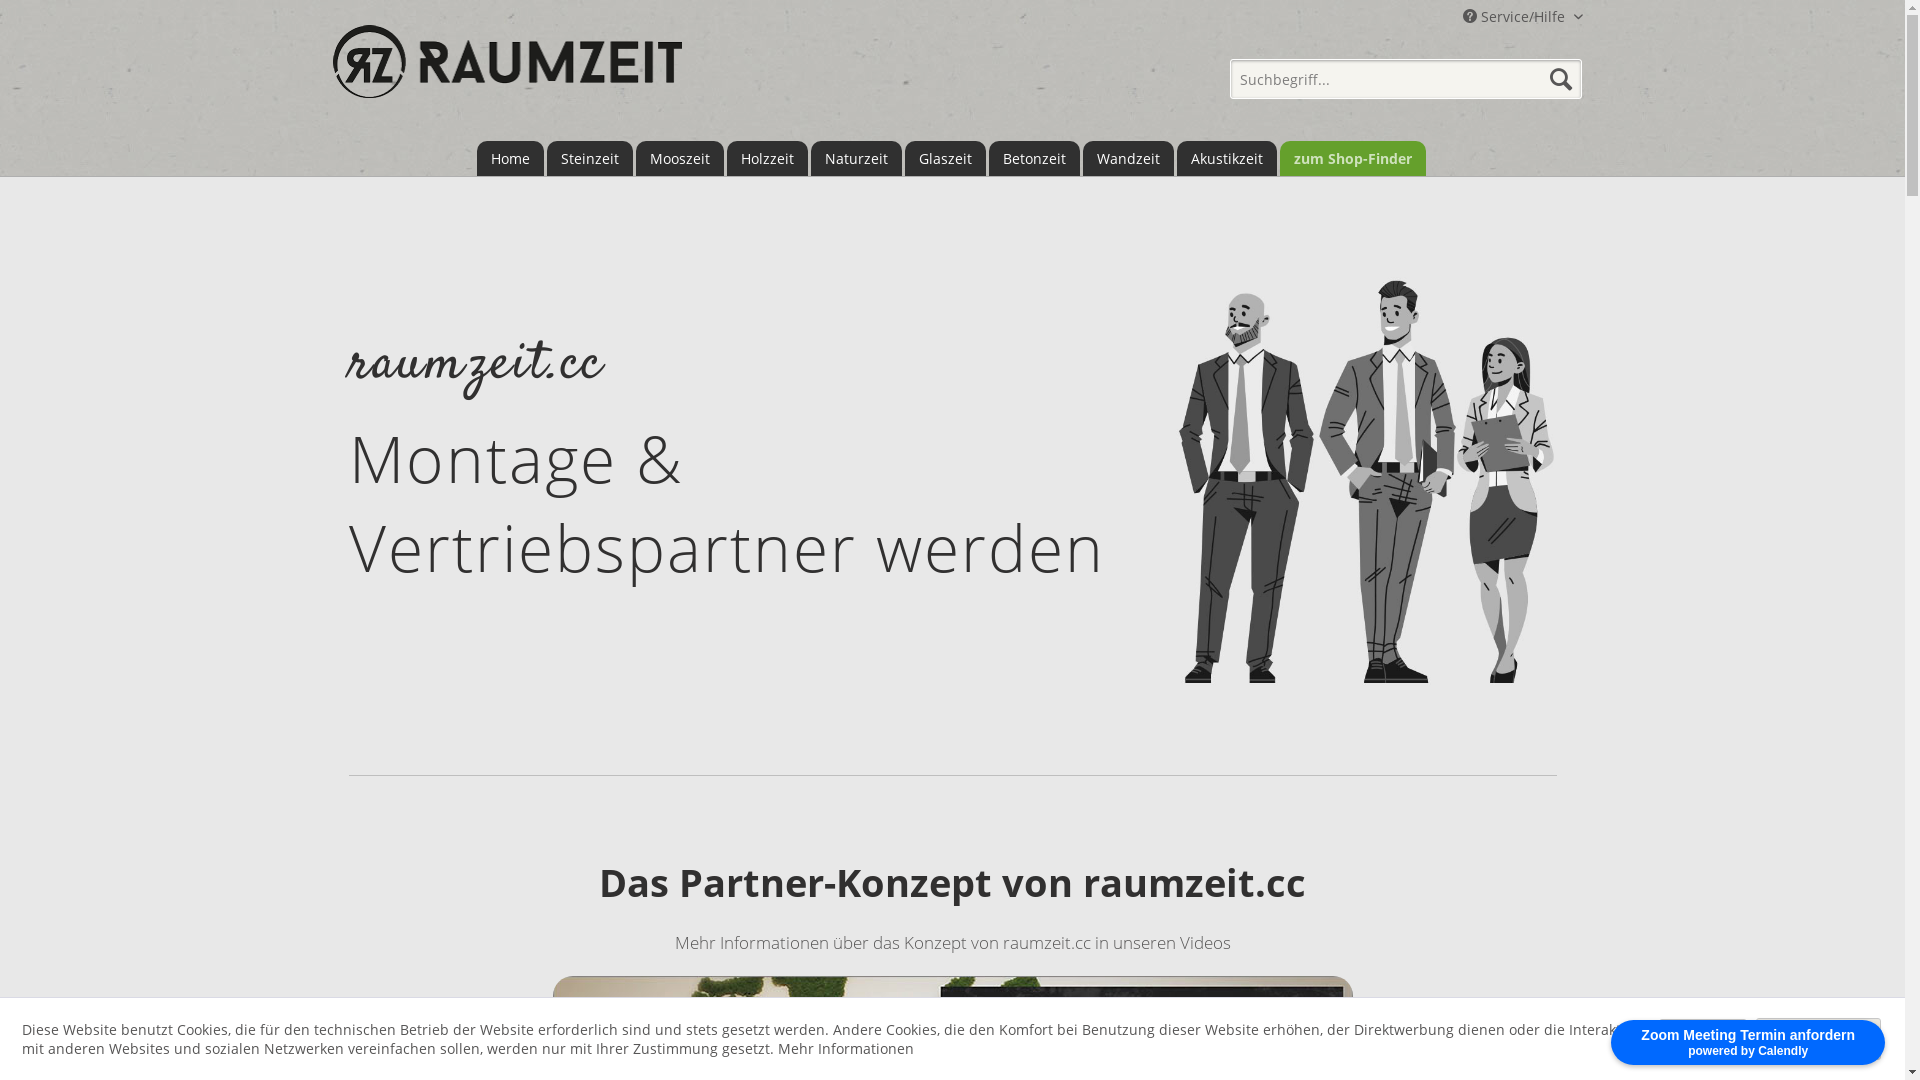 This screenshot has width=1920, height=1080. I want to click on 'Mehr Informationen', so click(845, 1047).